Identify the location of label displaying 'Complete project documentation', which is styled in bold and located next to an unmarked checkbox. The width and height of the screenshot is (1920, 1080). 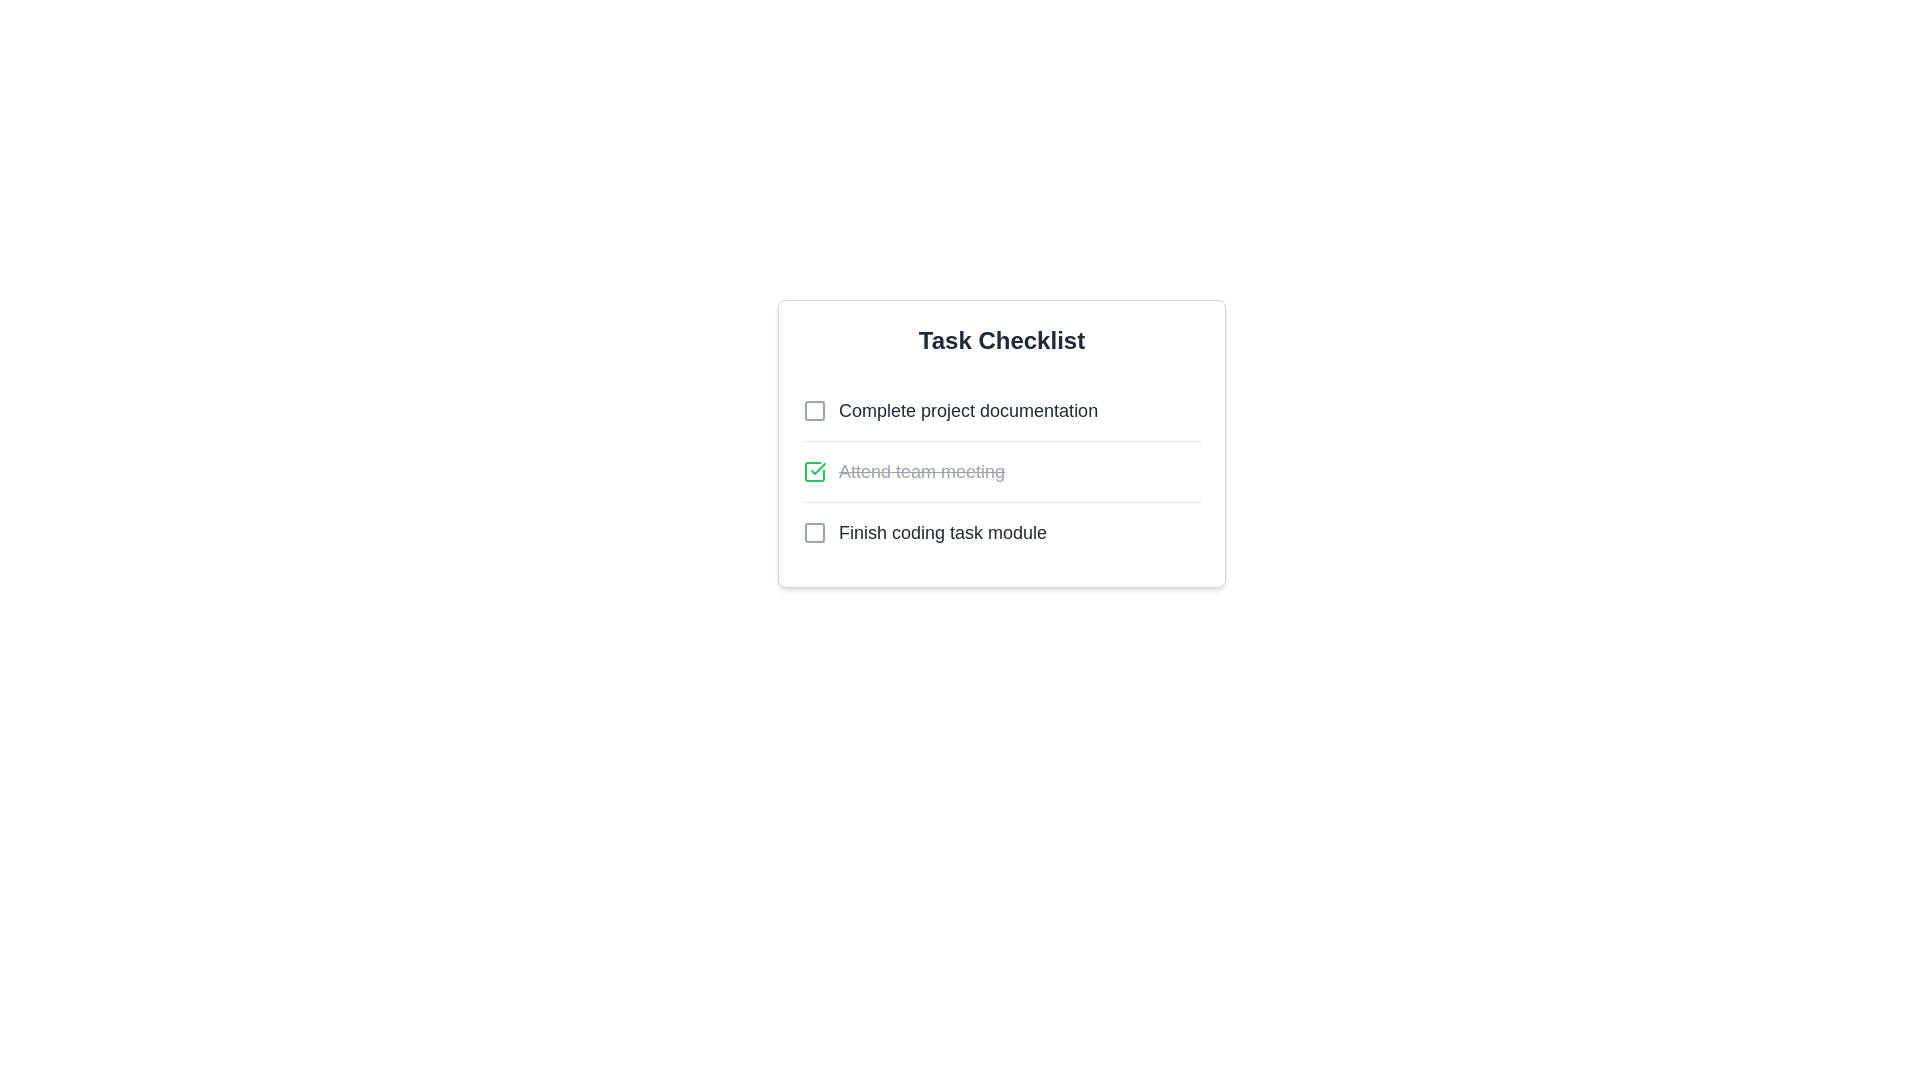
(968, 410).